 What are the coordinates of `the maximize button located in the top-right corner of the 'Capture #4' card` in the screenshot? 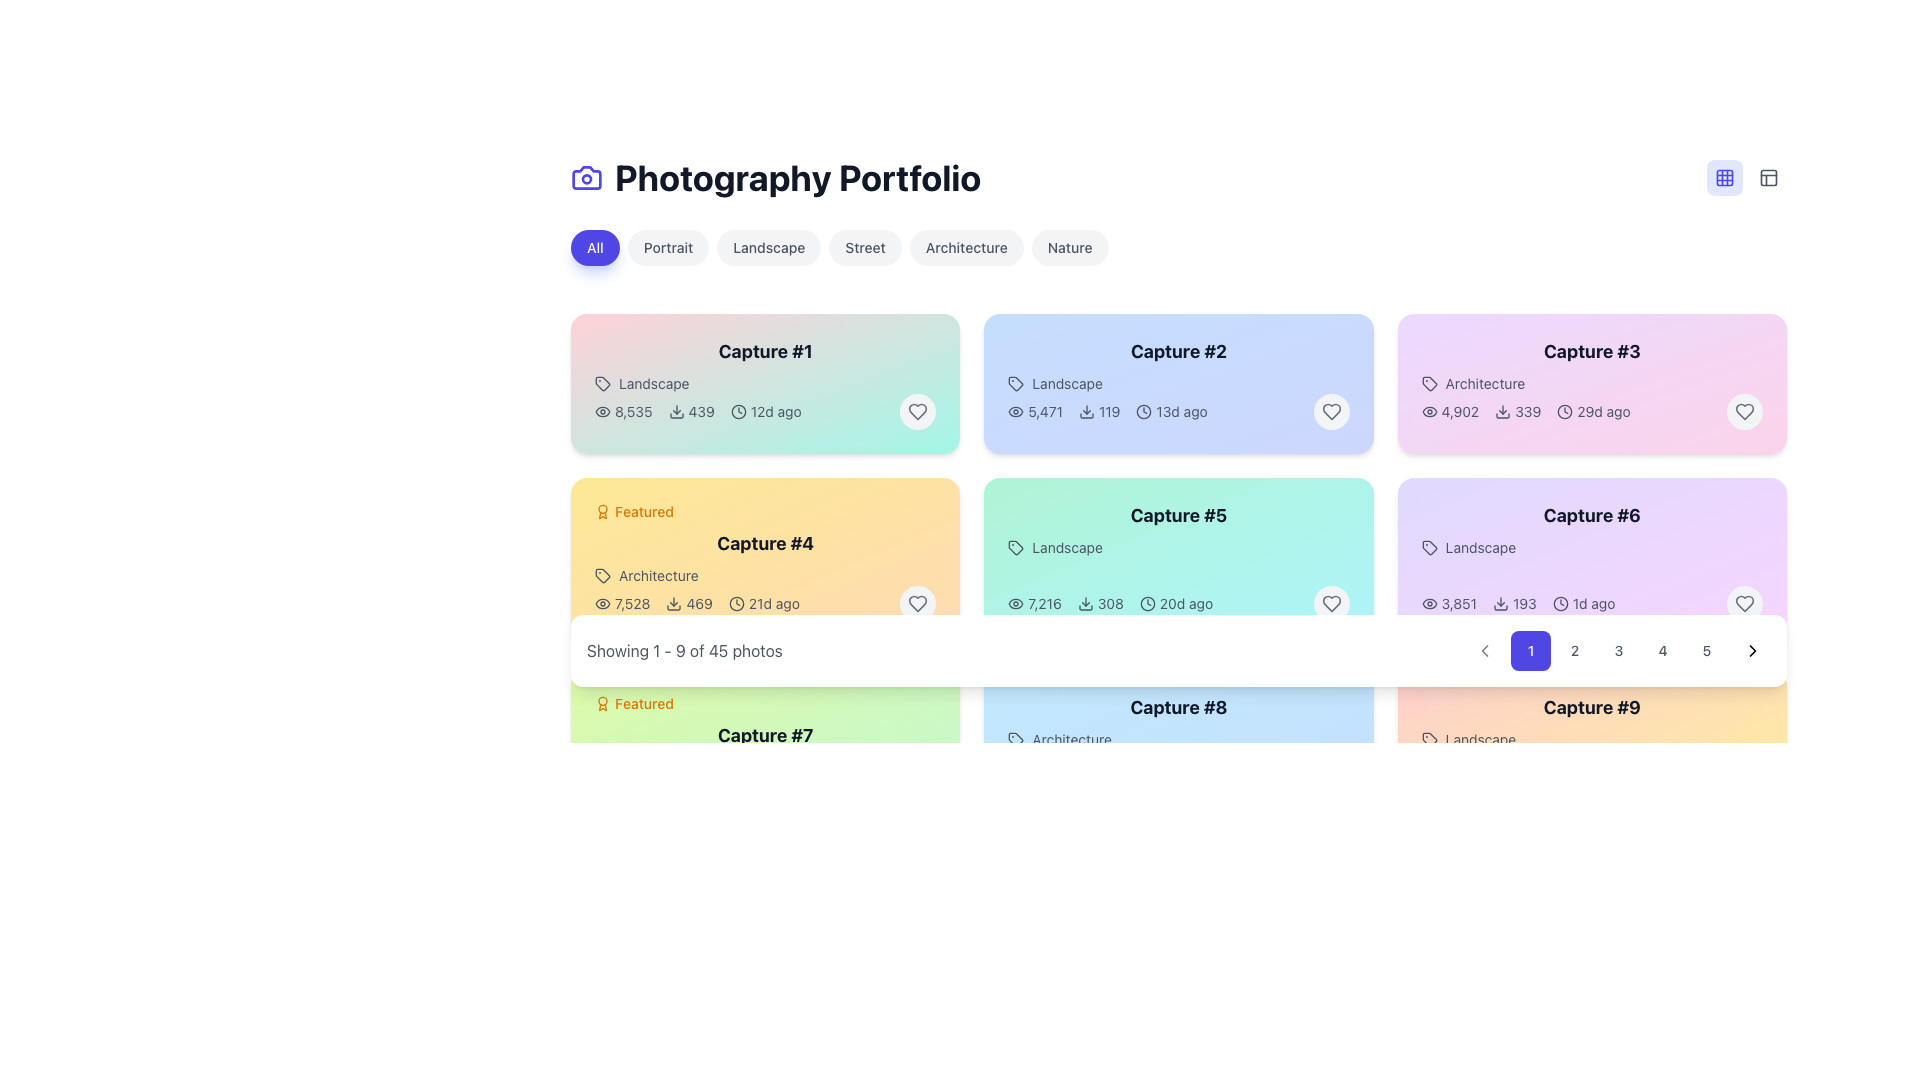 It's located at (925, 511).